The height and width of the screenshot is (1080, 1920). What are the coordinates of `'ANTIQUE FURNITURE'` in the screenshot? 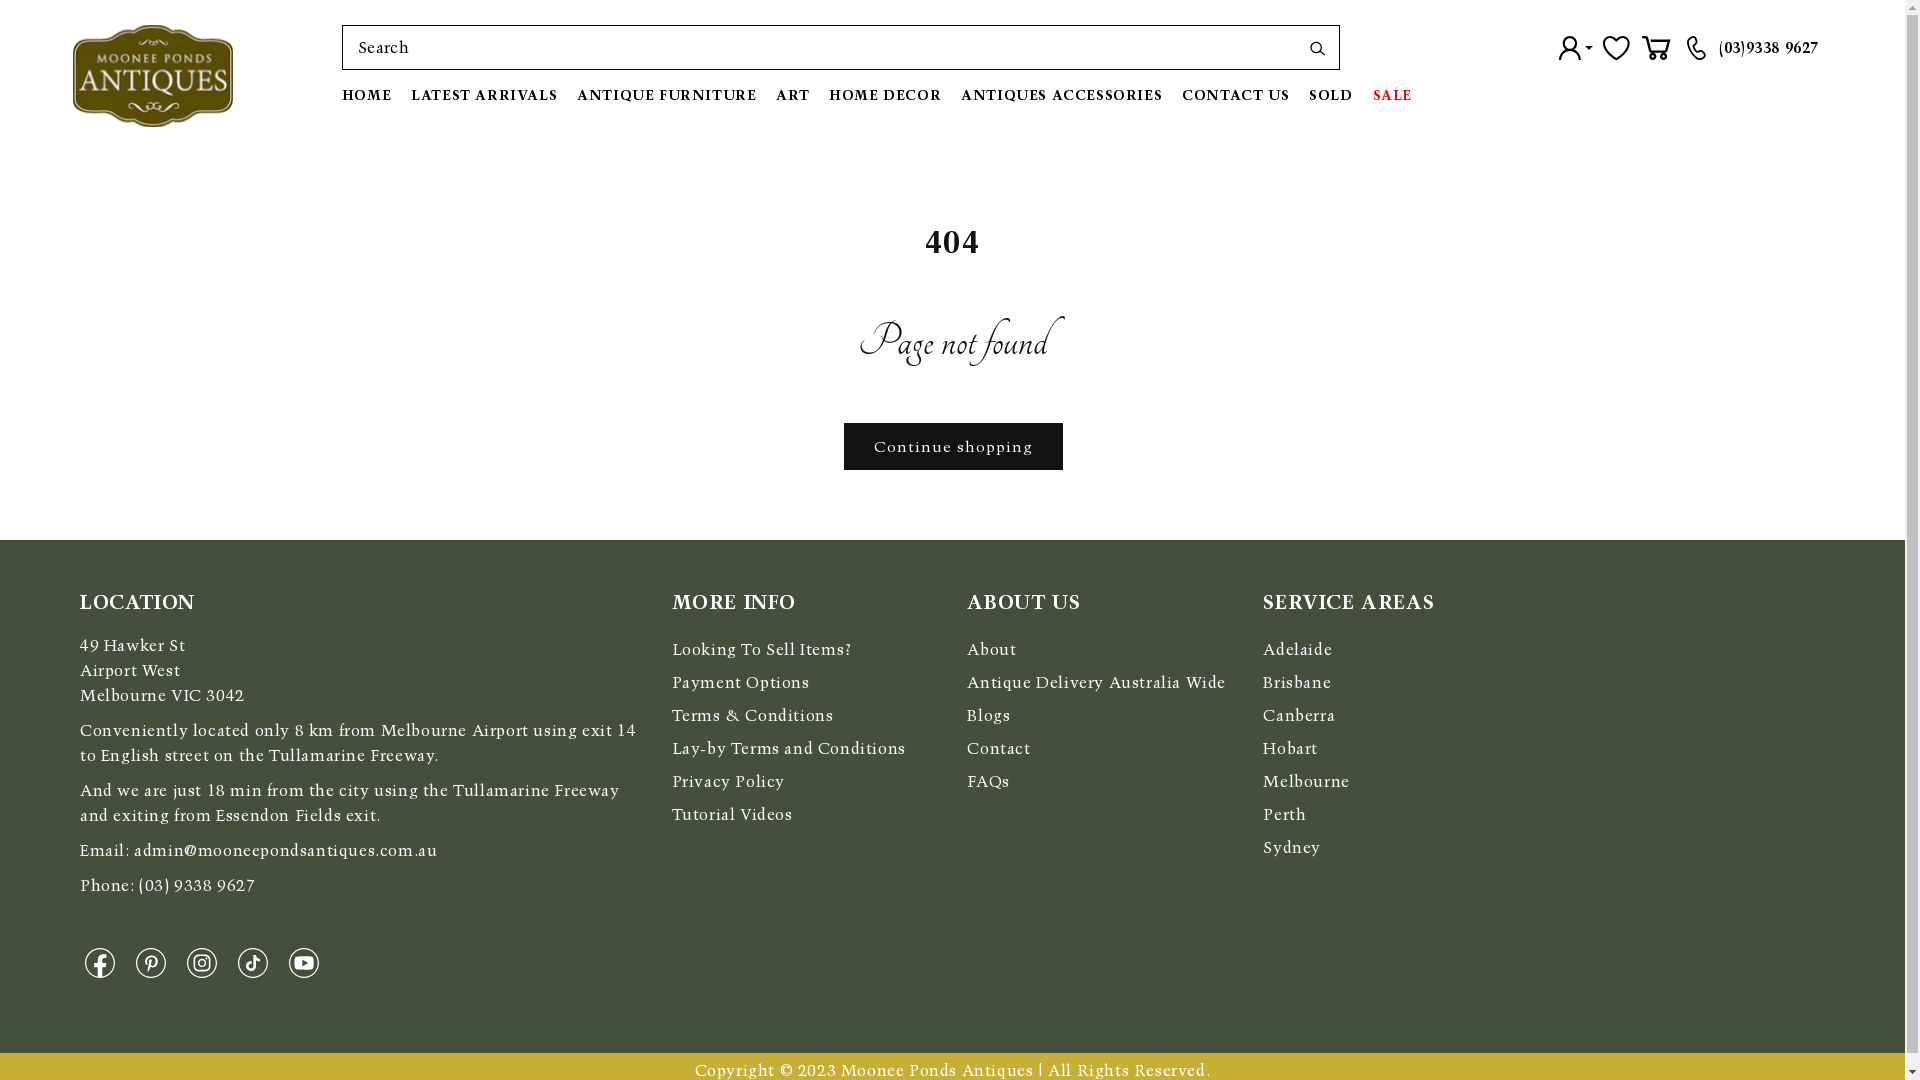 It's located at (666, 95).